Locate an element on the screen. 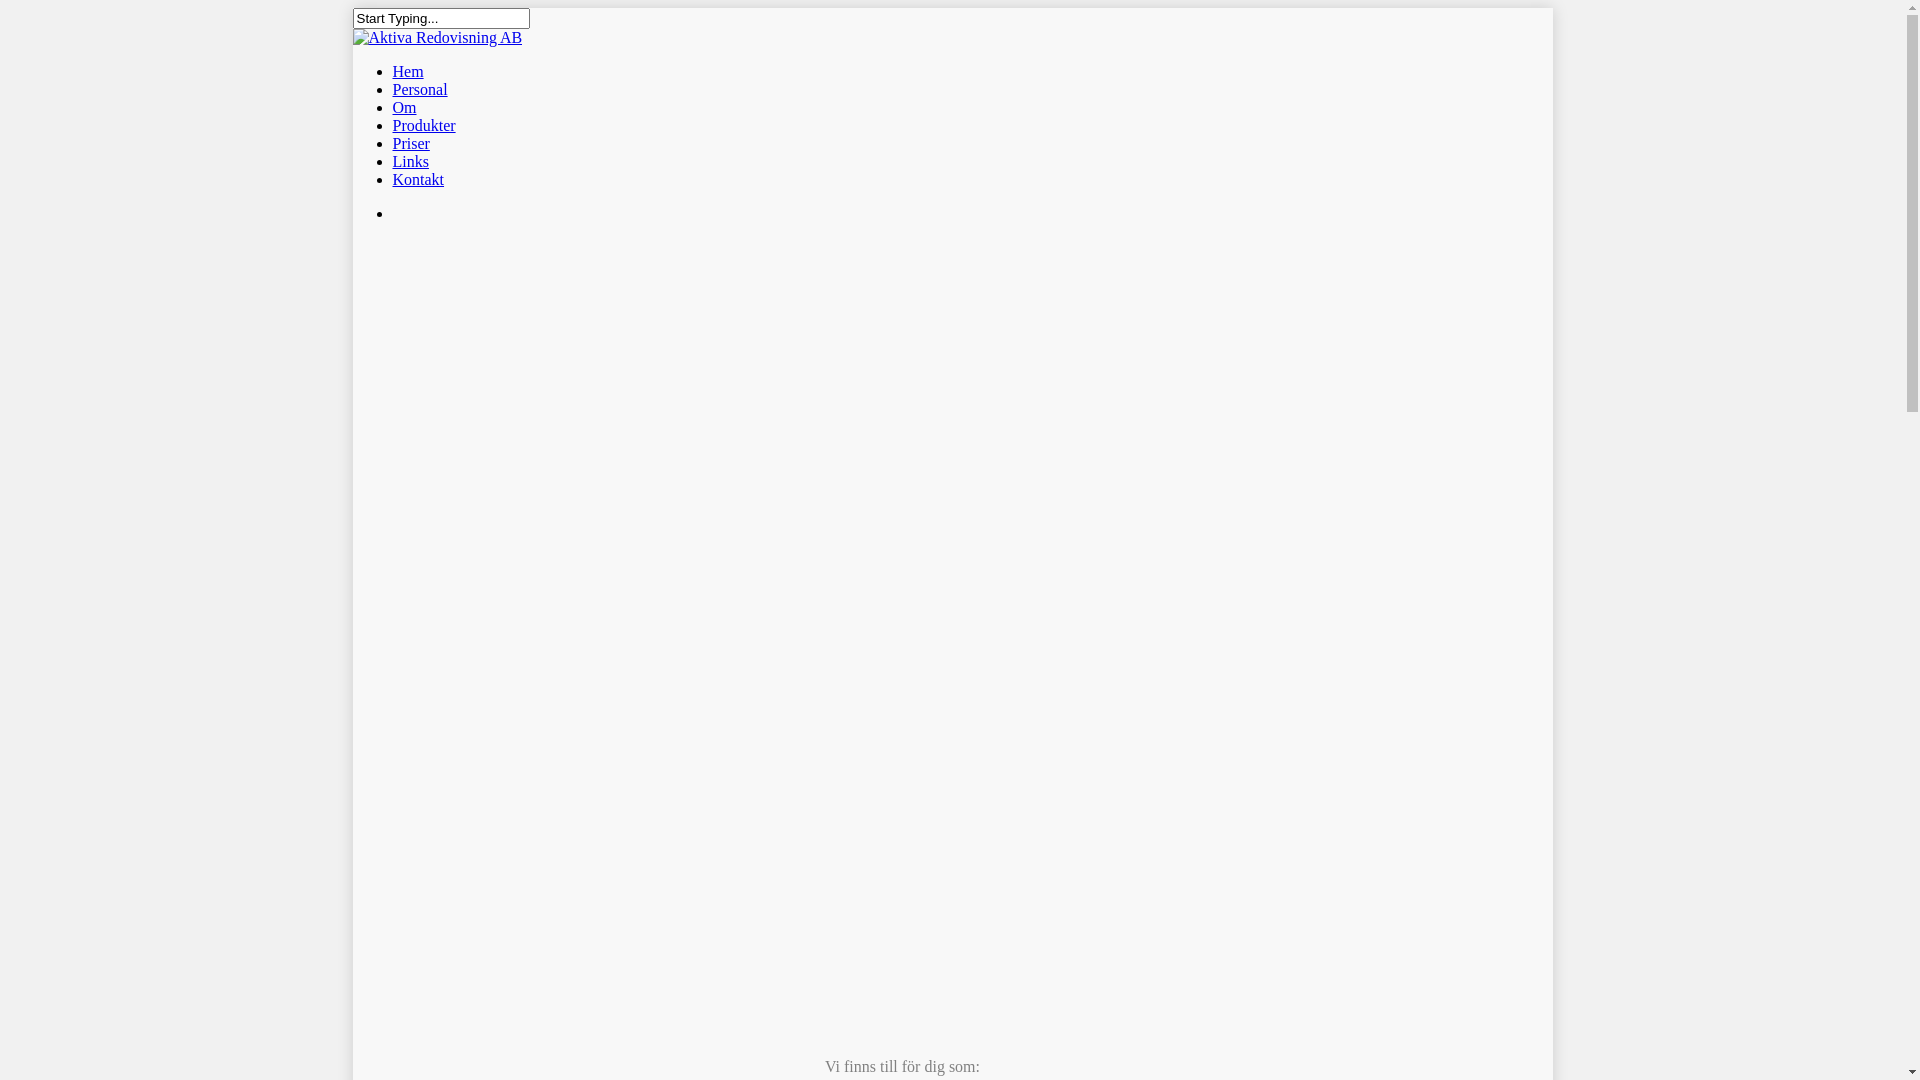 The height and width of the screenshot is (1080, 1920). 'Produkter' is located at coordinates (422, 125).